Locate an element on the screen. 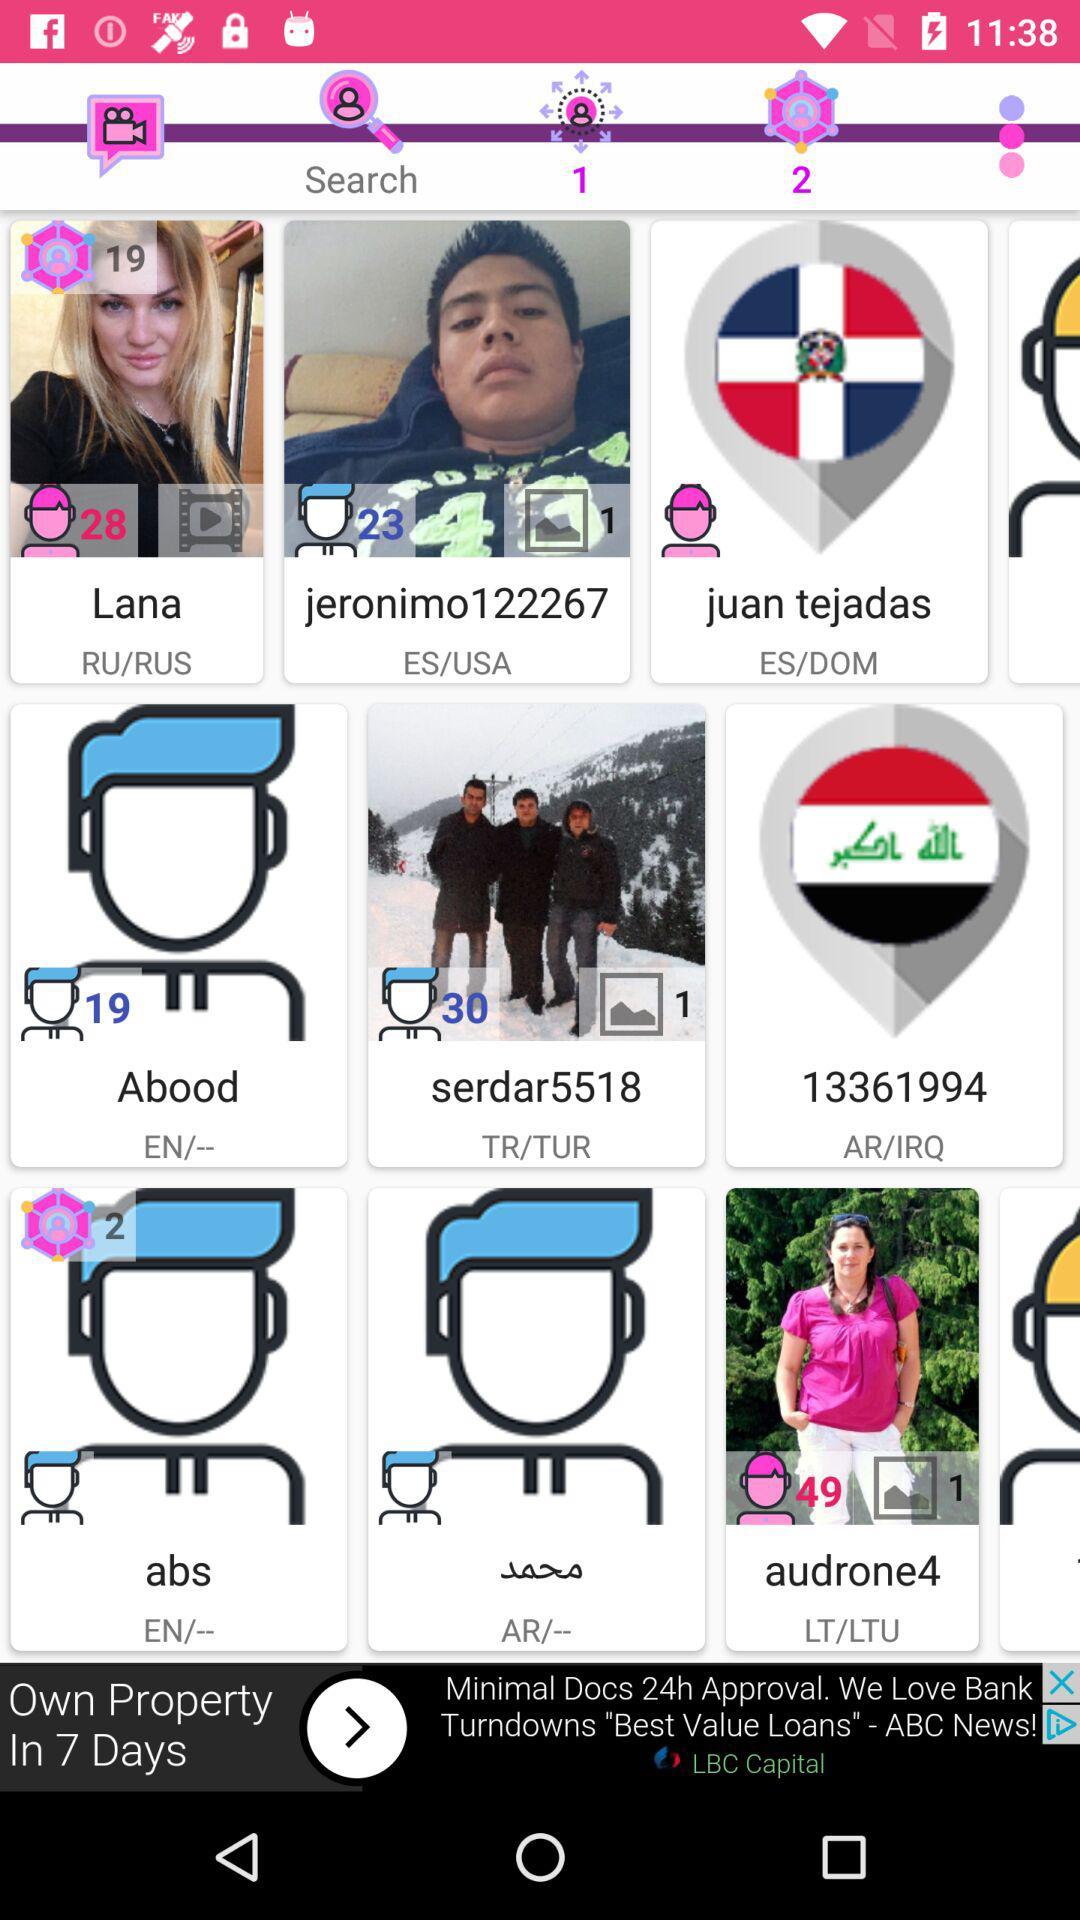  abood is located at coordinates (177, 872).